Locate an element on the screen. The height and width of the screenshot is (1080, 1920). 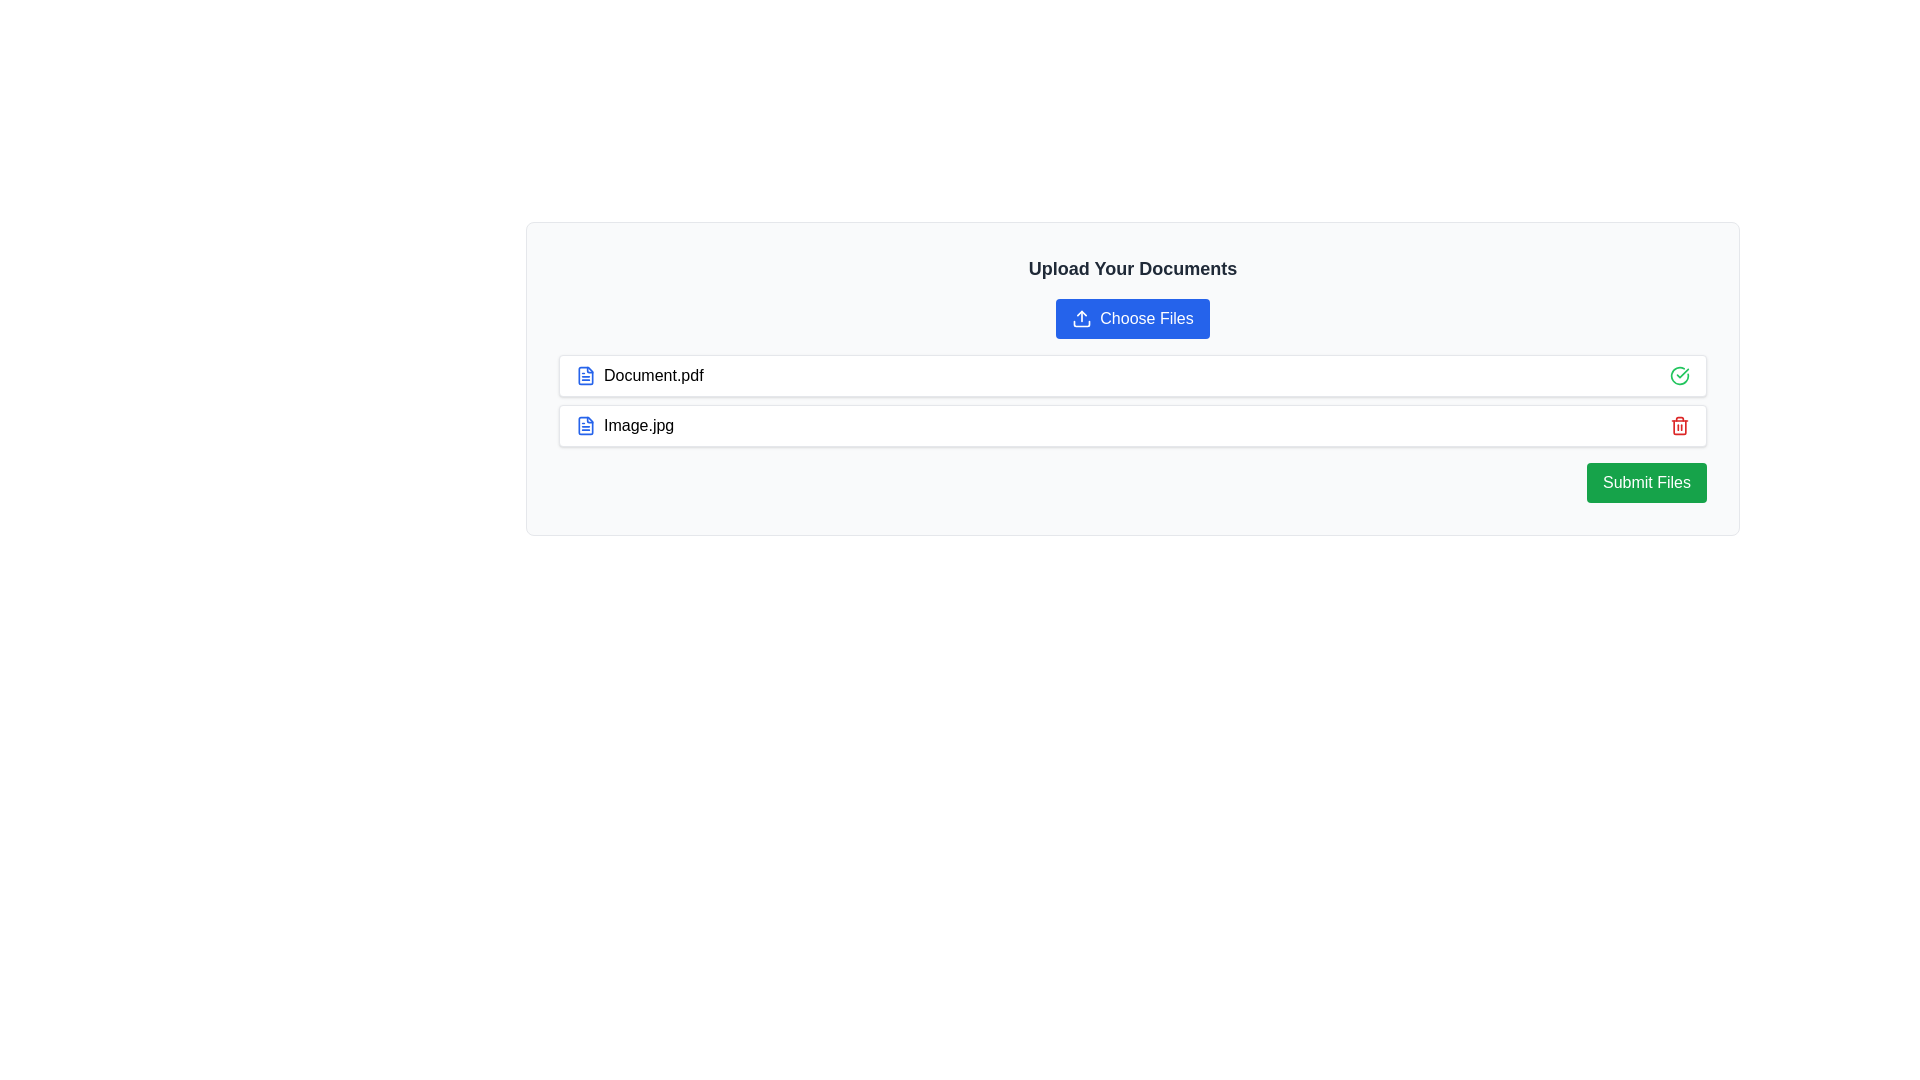
the button located below the 'Upload Your Documents' text is located at coordinates (1132, 318).